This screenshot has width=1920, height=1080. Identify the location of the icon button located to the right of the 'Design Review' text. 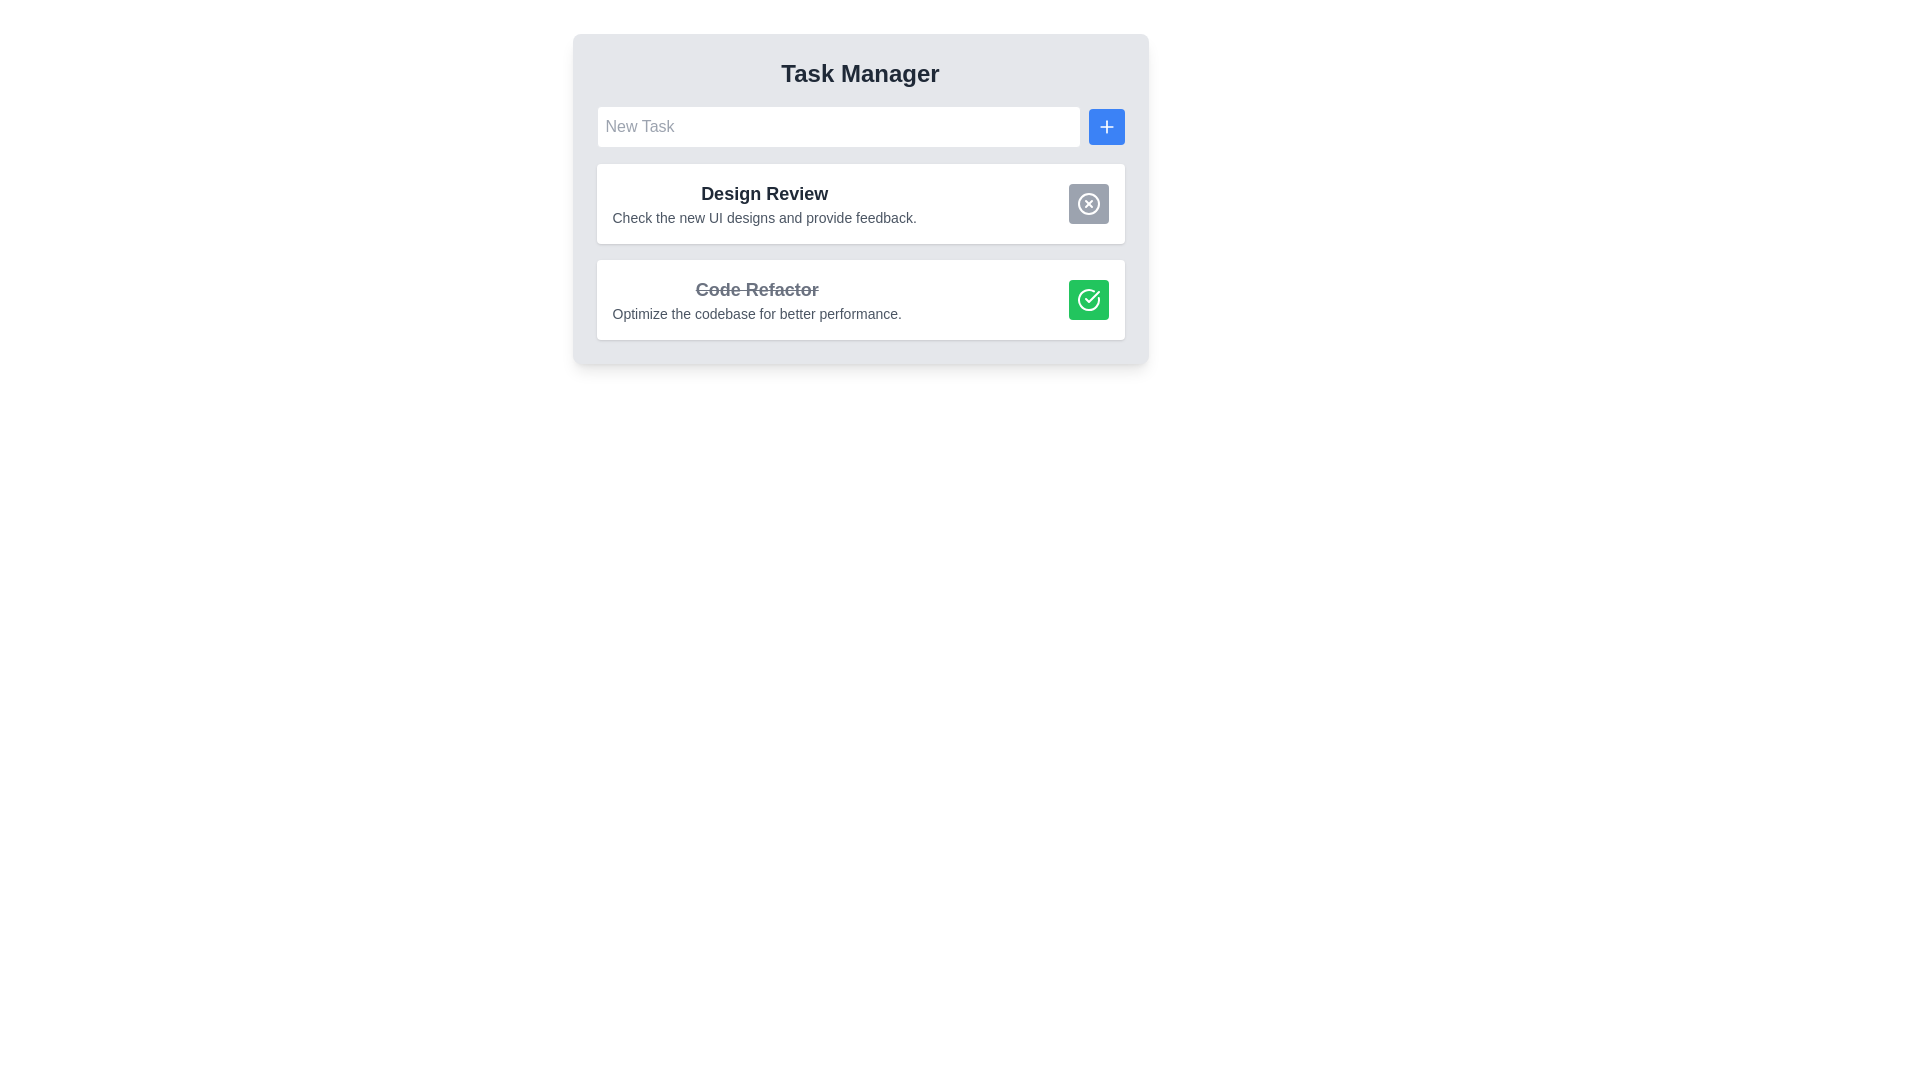
(1087, 204).